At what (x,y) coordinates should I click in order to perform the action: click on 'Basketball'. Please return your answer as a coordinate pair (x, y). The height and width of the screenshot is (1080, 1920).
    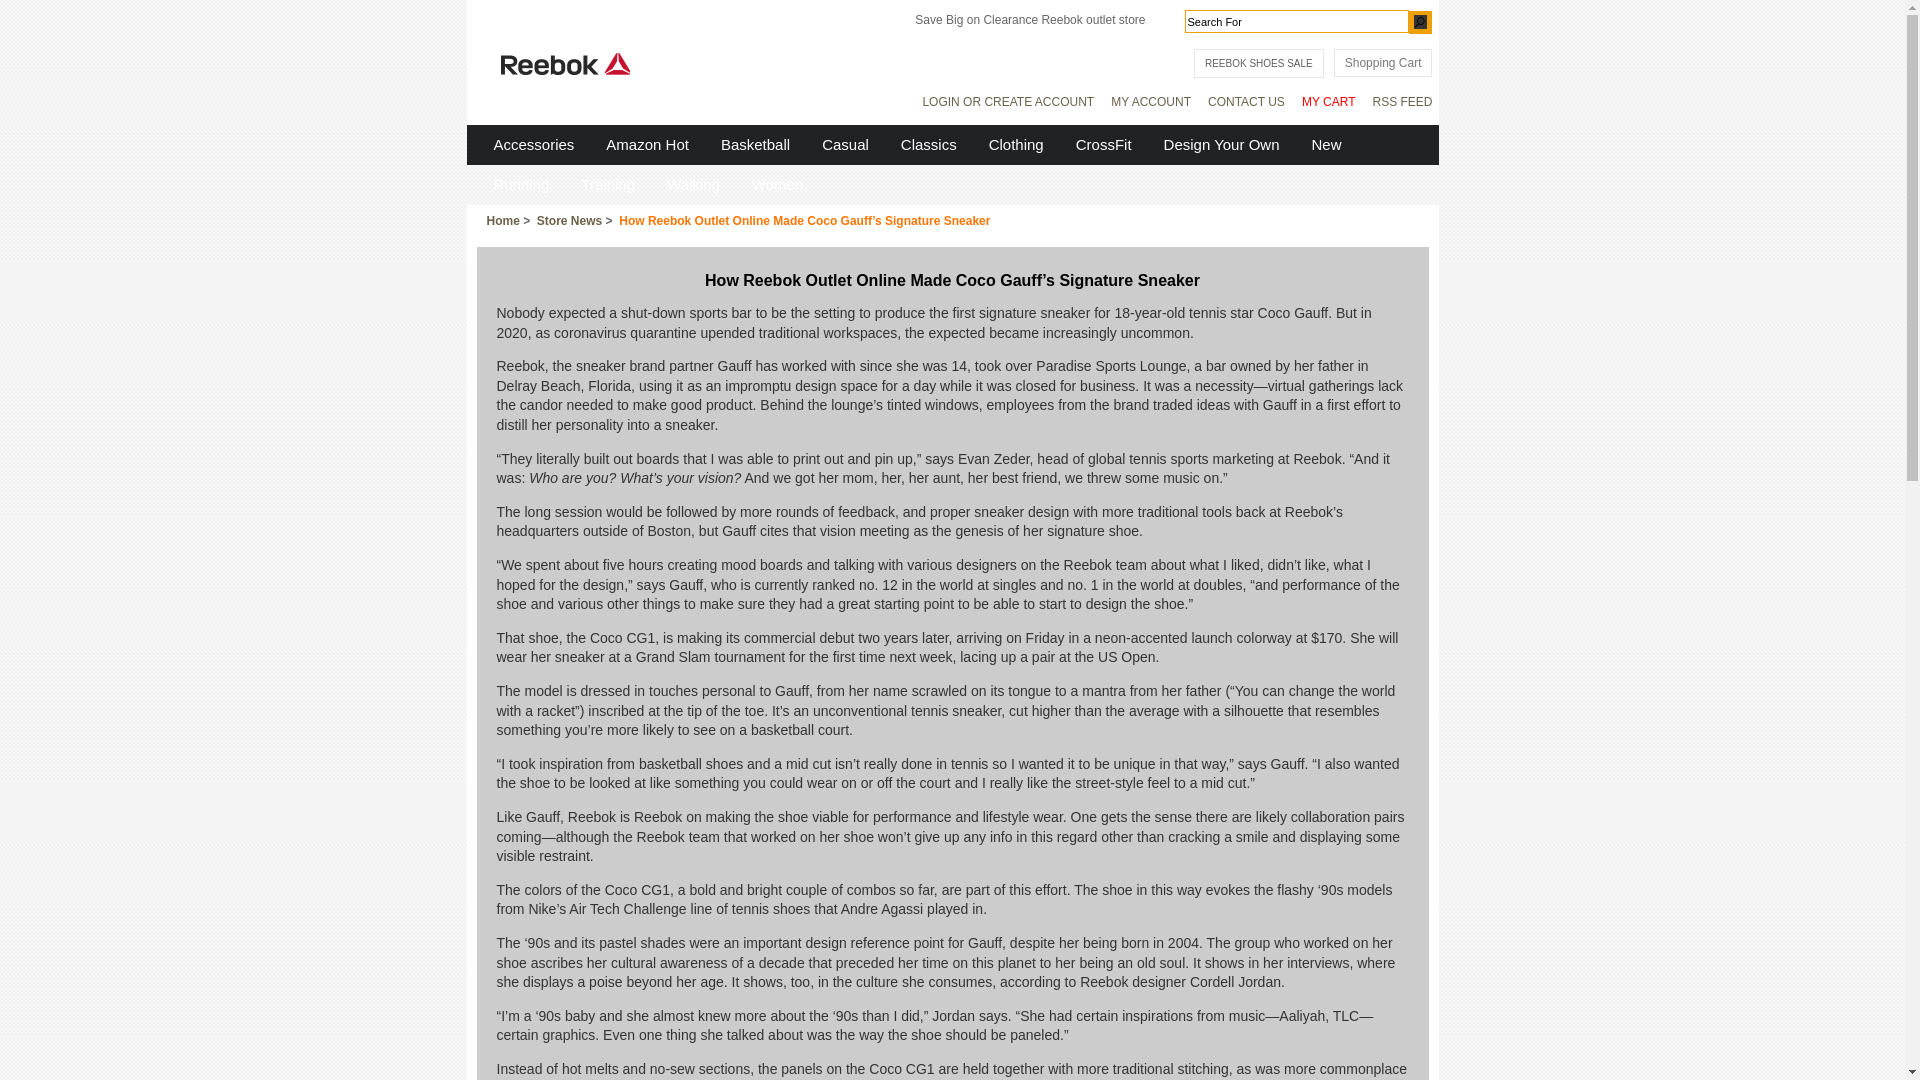
    Looking at the image, I should click on (754, 142).